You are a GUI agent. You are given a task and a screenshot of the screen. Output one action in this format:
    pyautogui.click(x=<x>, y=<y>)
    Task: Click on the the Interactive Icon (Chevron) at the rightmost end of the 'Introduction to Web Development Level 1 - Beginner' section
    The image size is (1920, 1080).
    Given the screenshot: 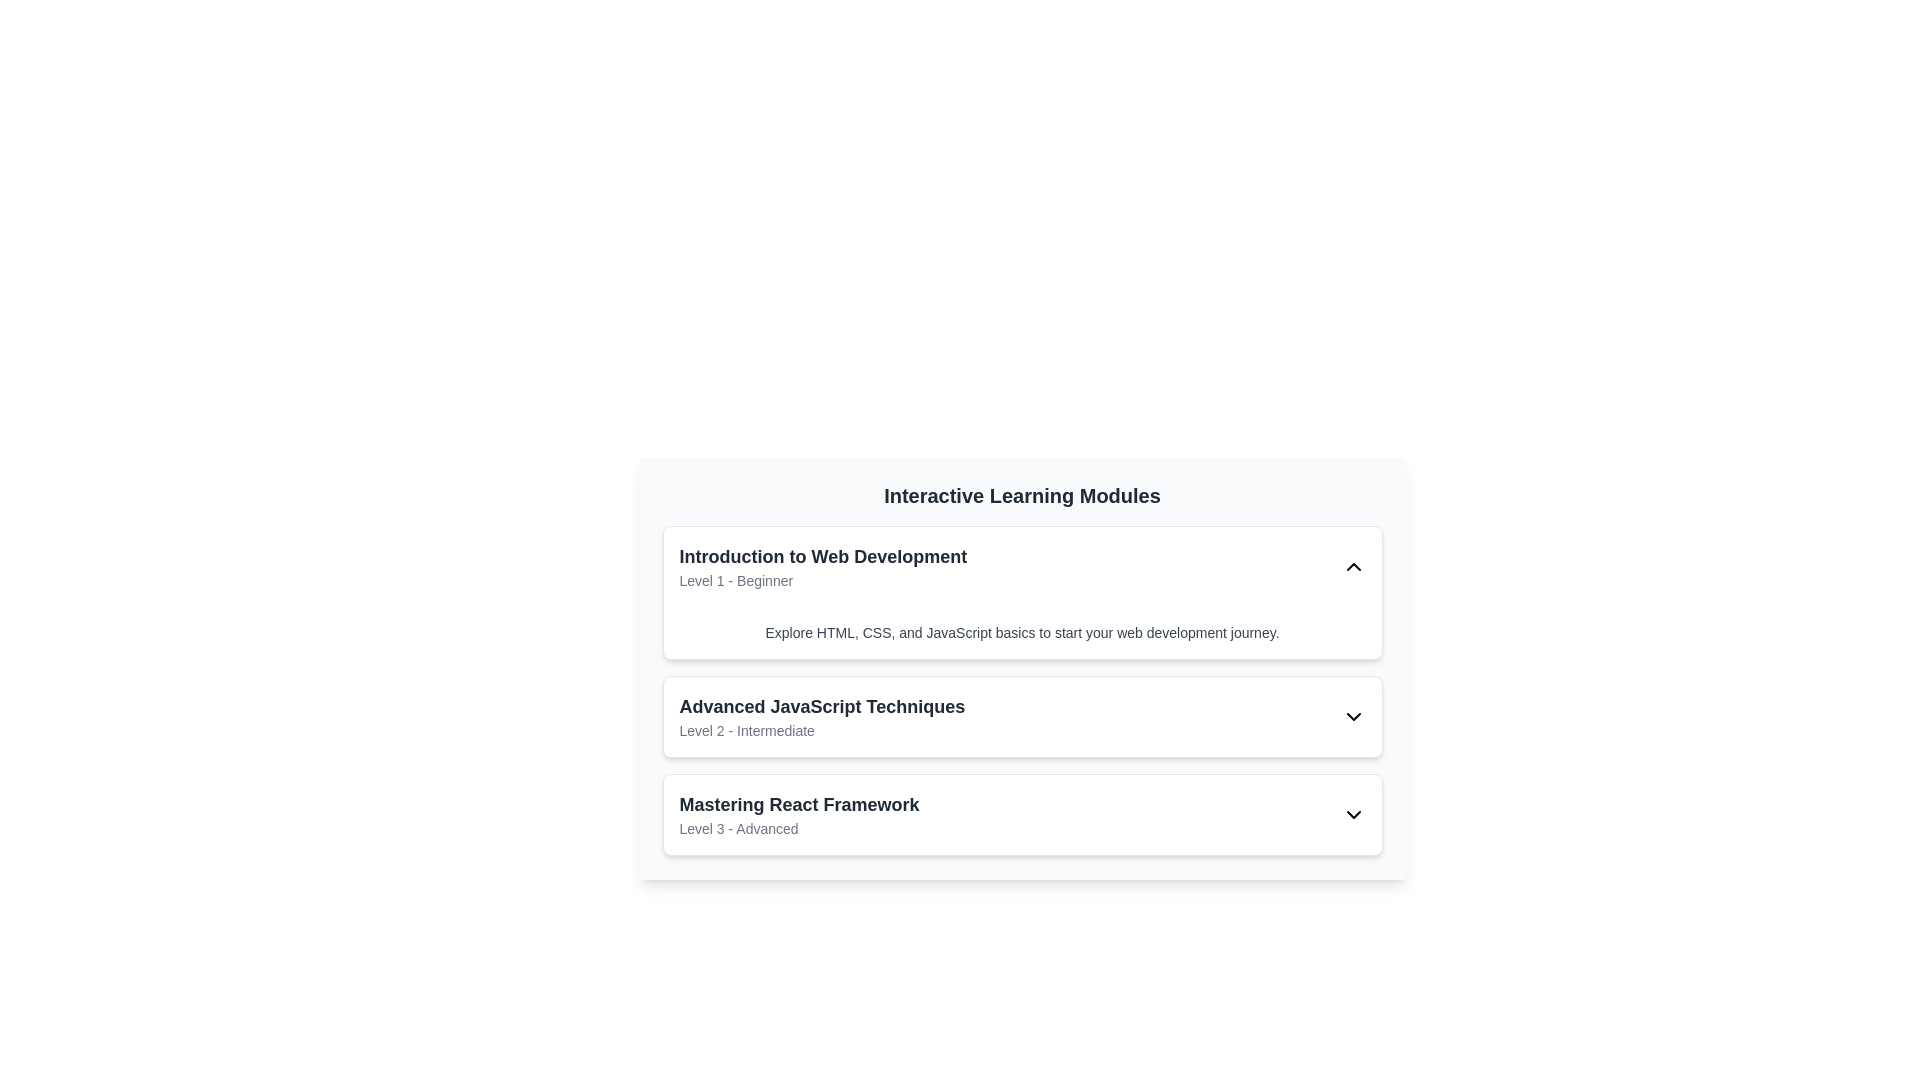 What is the action you would take?
    pyautogui.click(x=1353, y=567)
    